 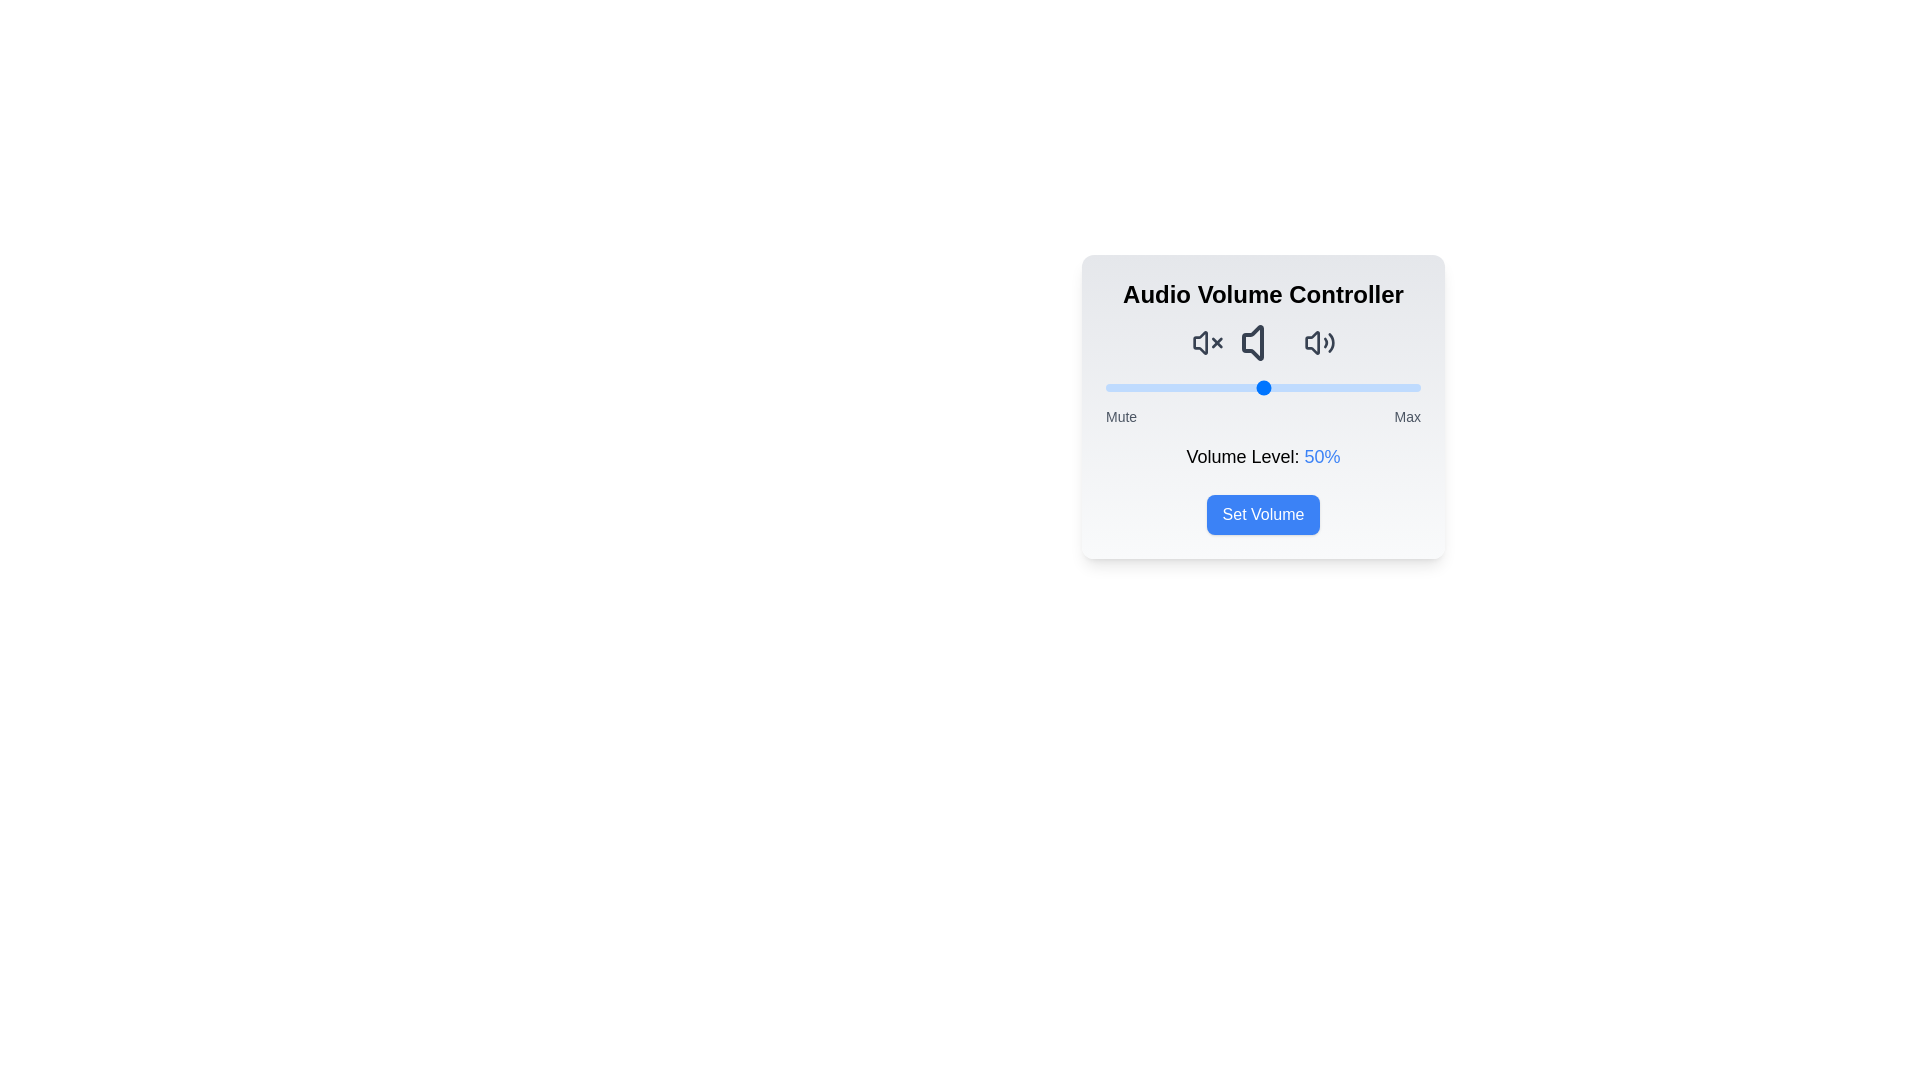 What do you see at coordinates (1262, 514) in the screenshot?
I see `the 'Set Volume' button` at bounding box center [1262, 514].